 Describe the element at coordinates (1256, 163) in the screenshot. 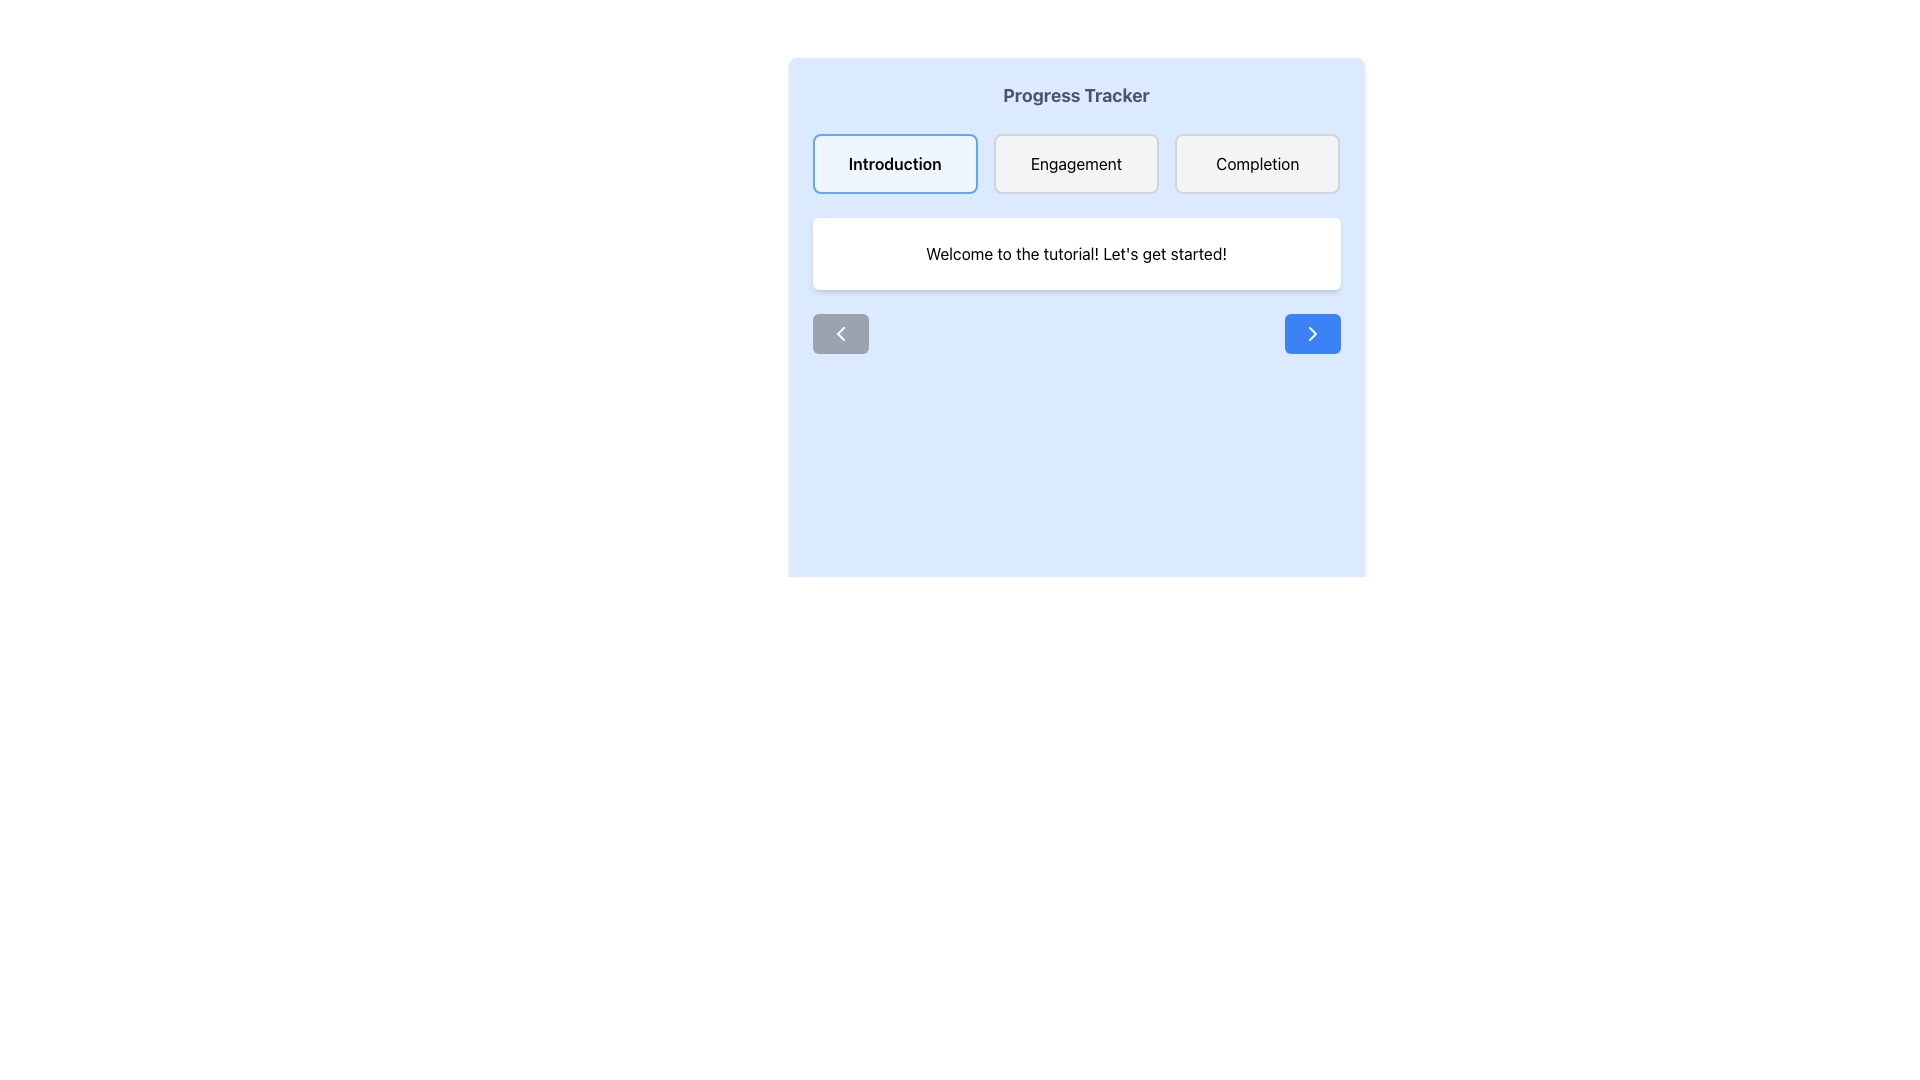

I see `the 'Completion' button, which is a rectangular button with rounded corners, light gray background, and centered bold text, located in the 'Progress Tracker' section` at that location.